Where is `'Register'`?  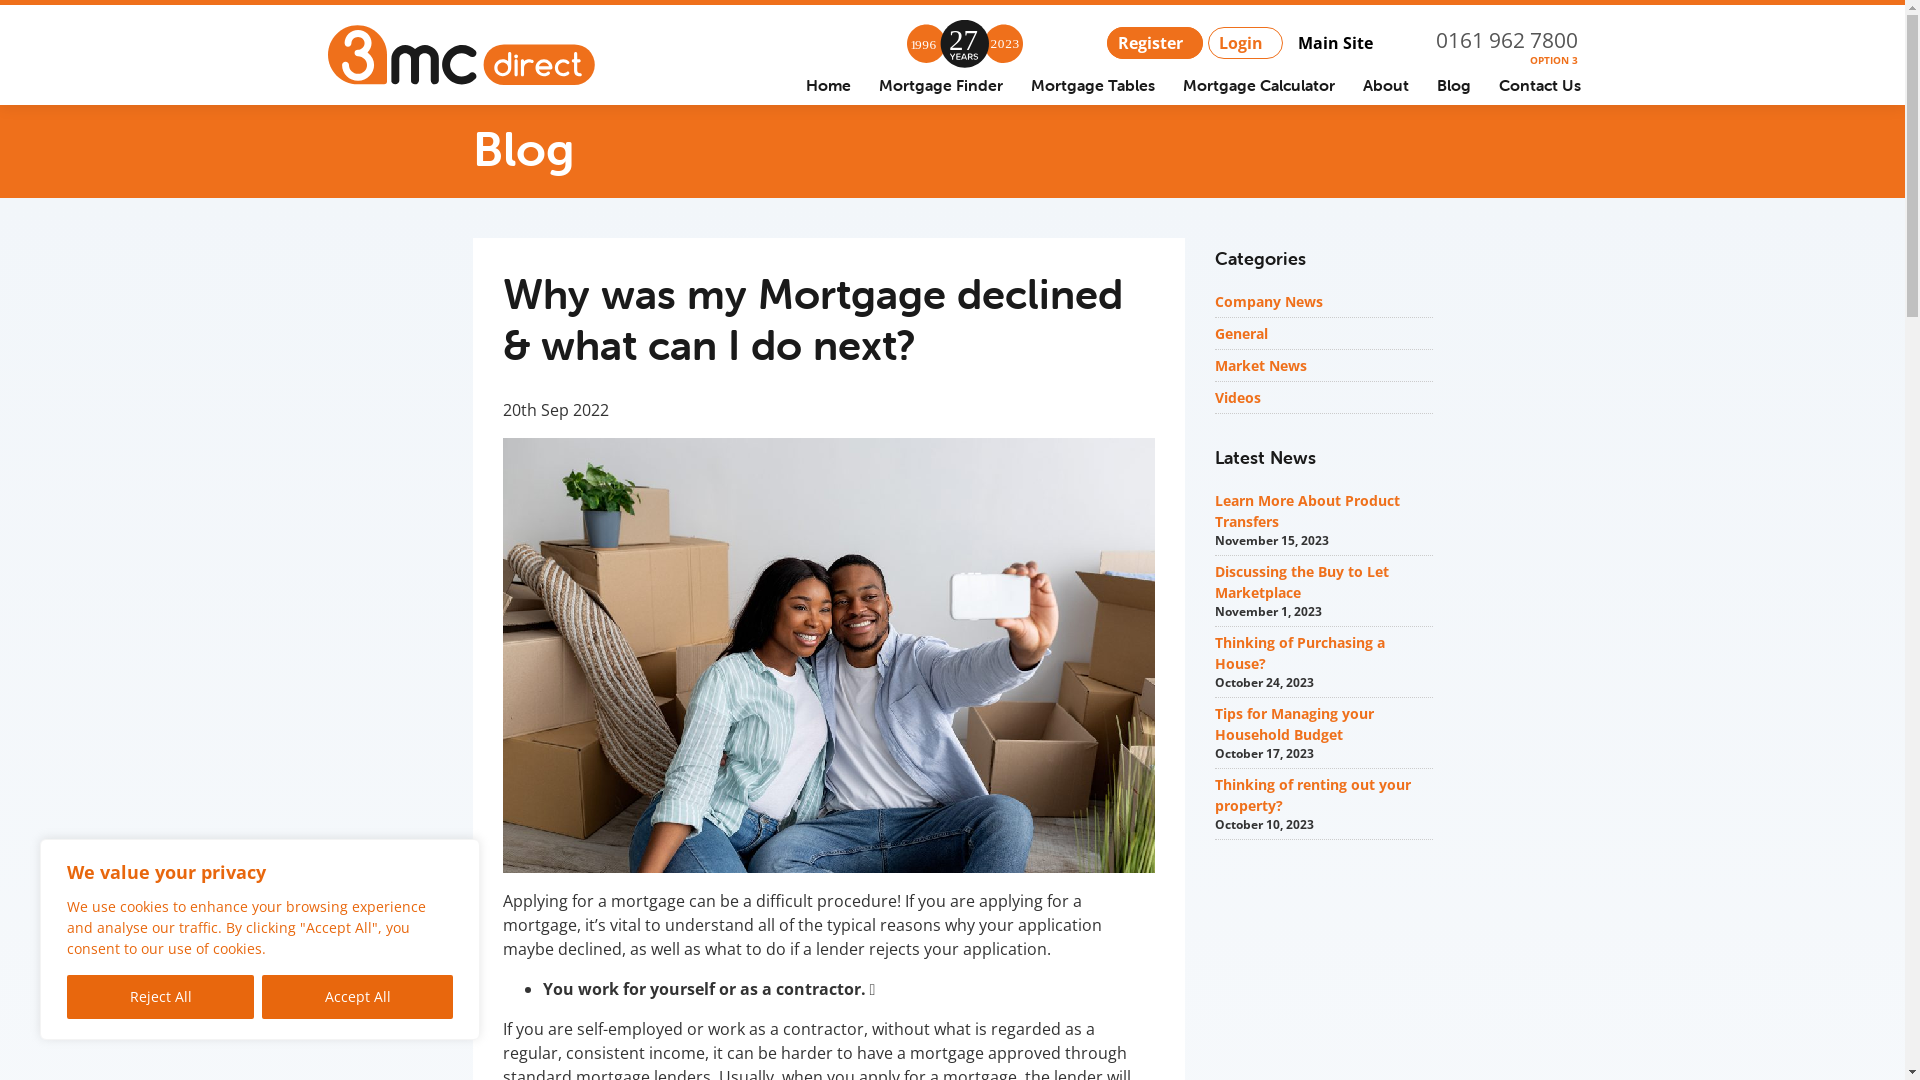 'Register' is located at coordinates (1104, 42).